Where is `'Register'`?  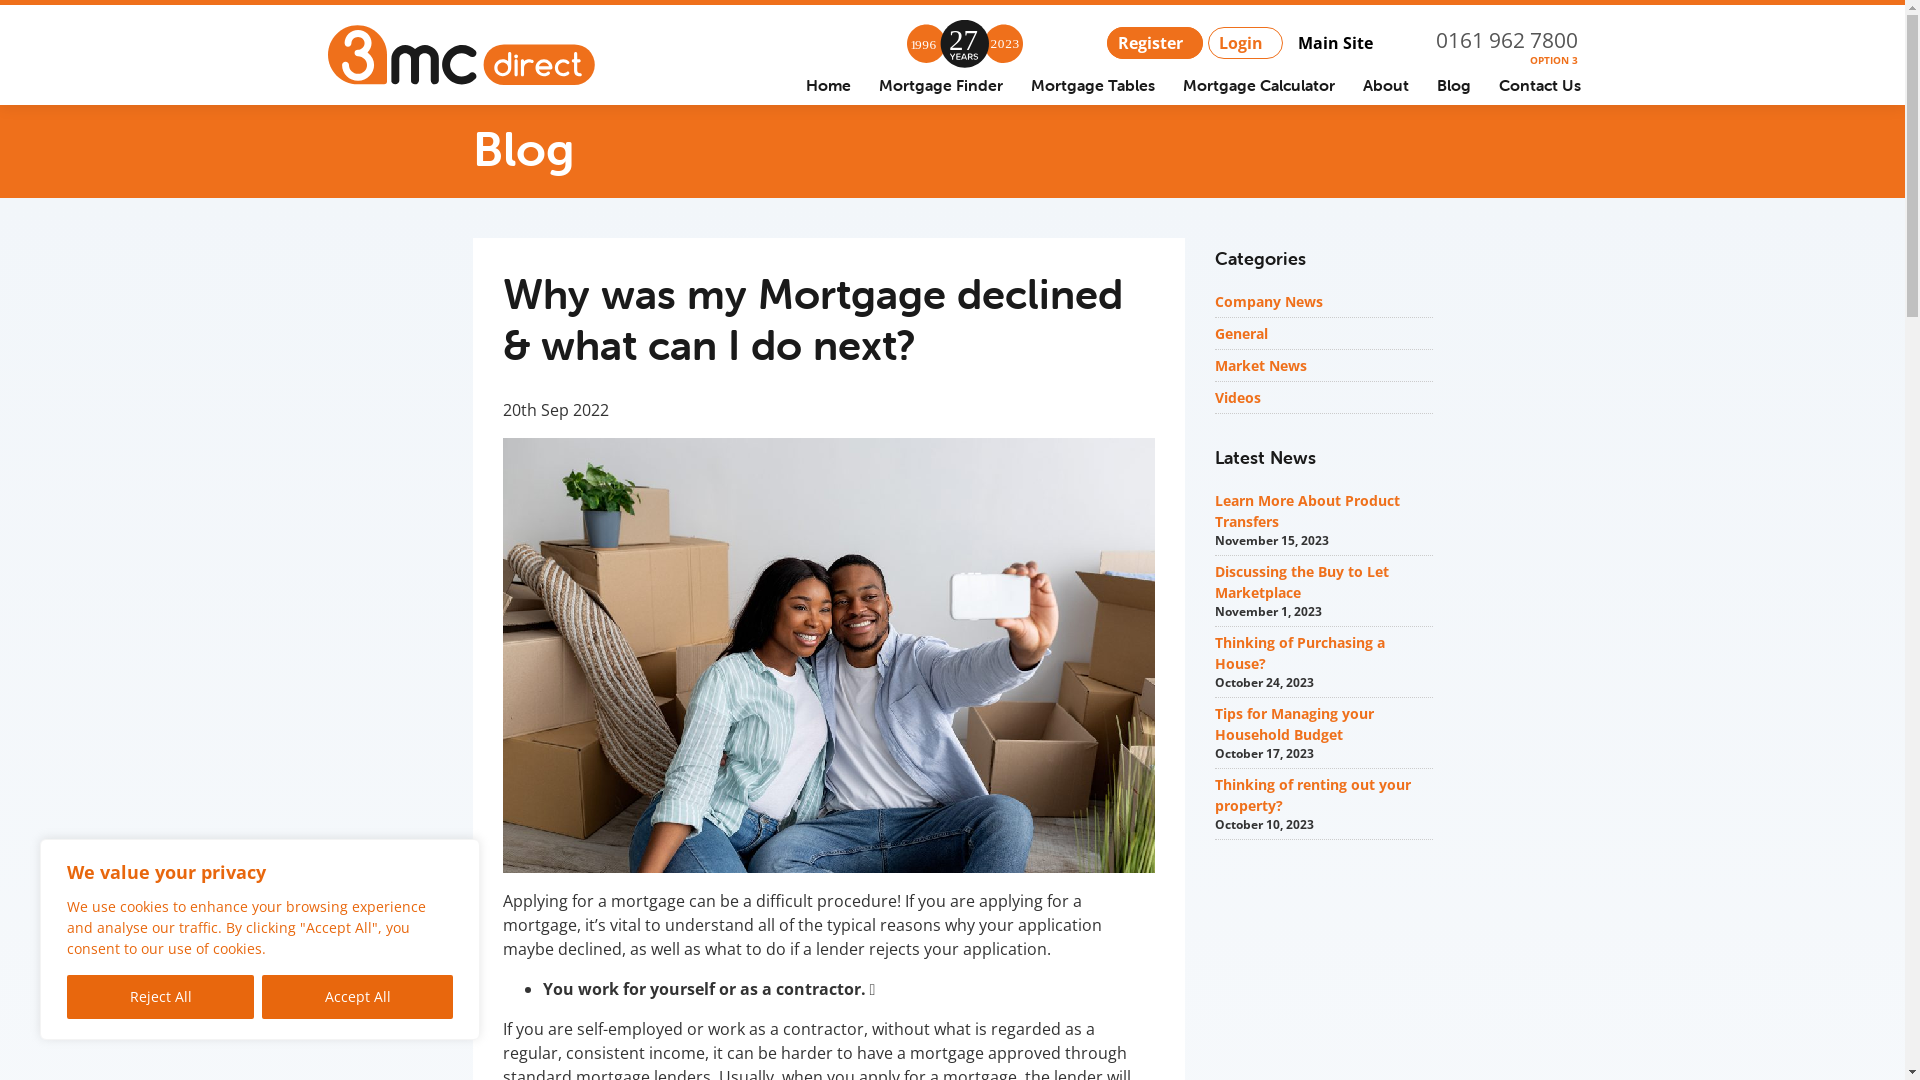 'Register' is located at coordinates (1104, 42).